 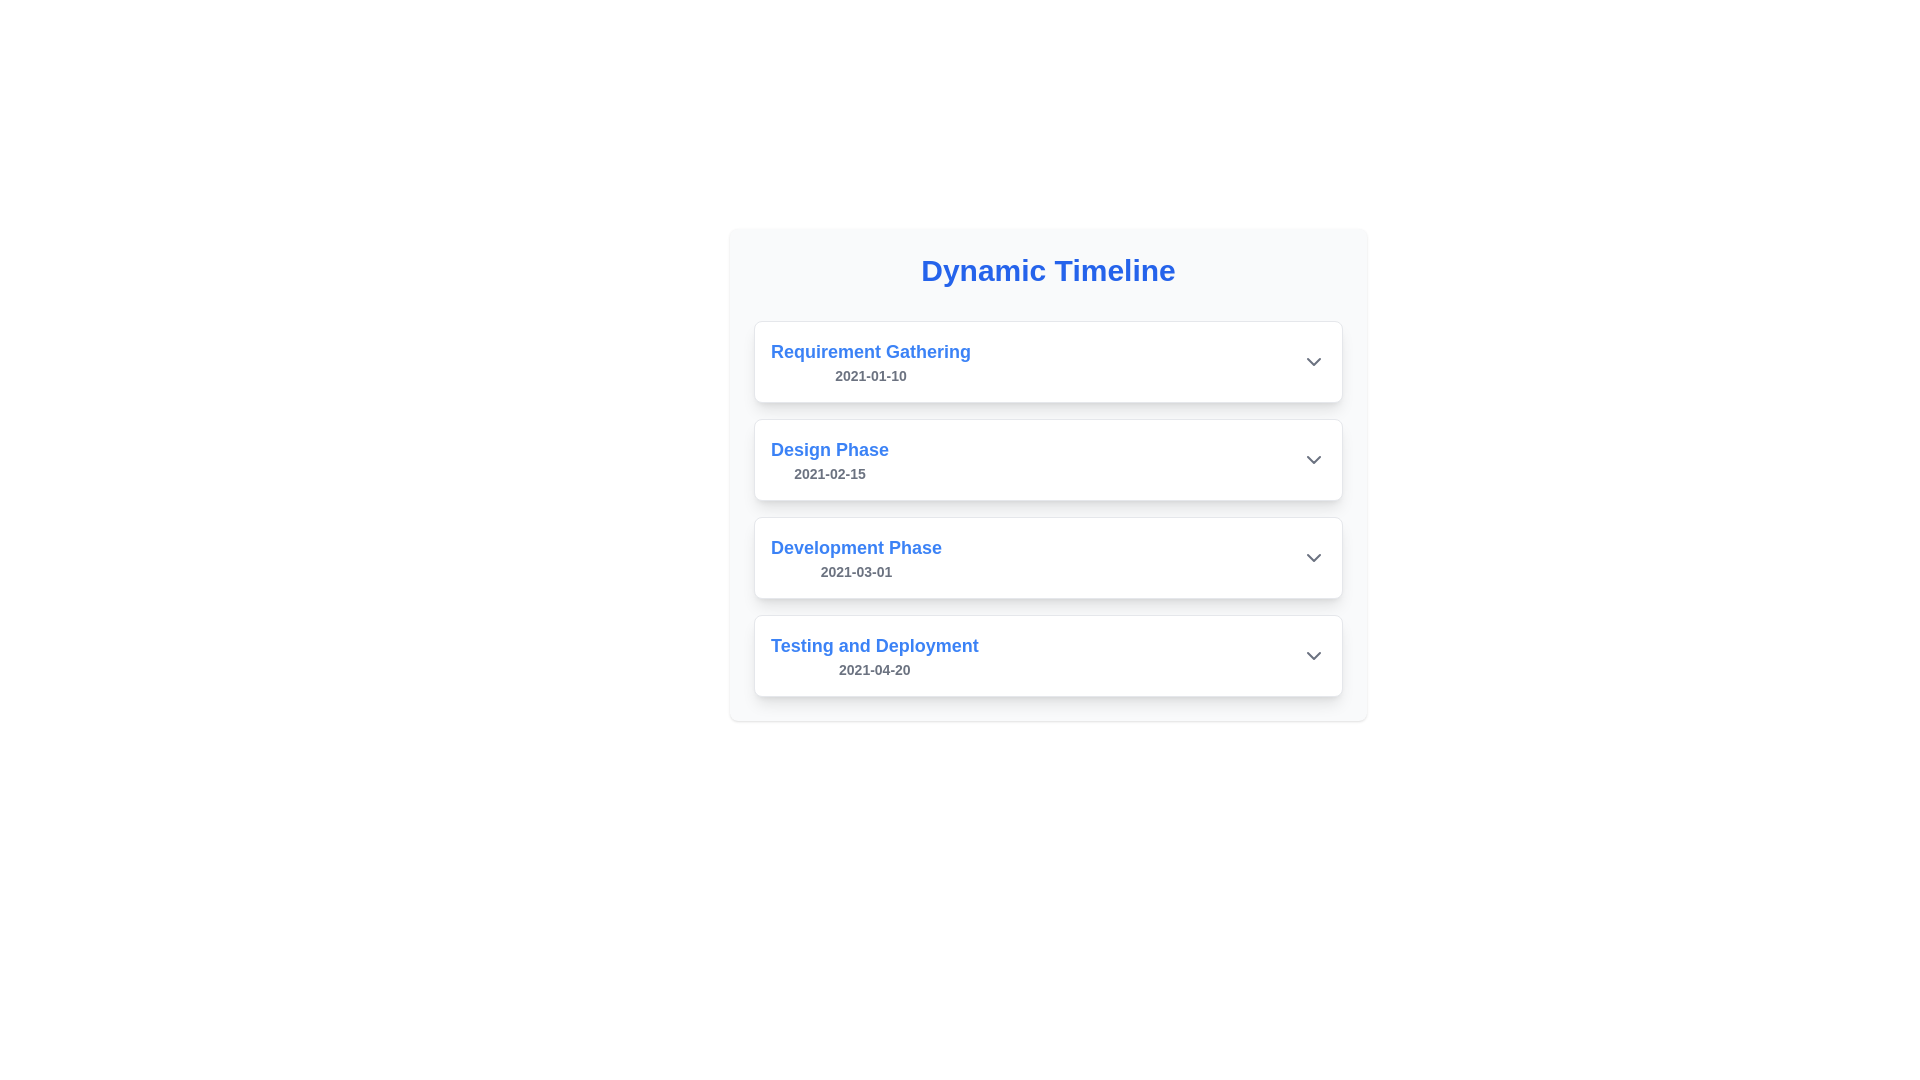 I want to click on the 'Requirement Gathering' informative label in the 'Dynamic Timeline' section, which displays the date '2021-01-10', so click(x=871, y=362).